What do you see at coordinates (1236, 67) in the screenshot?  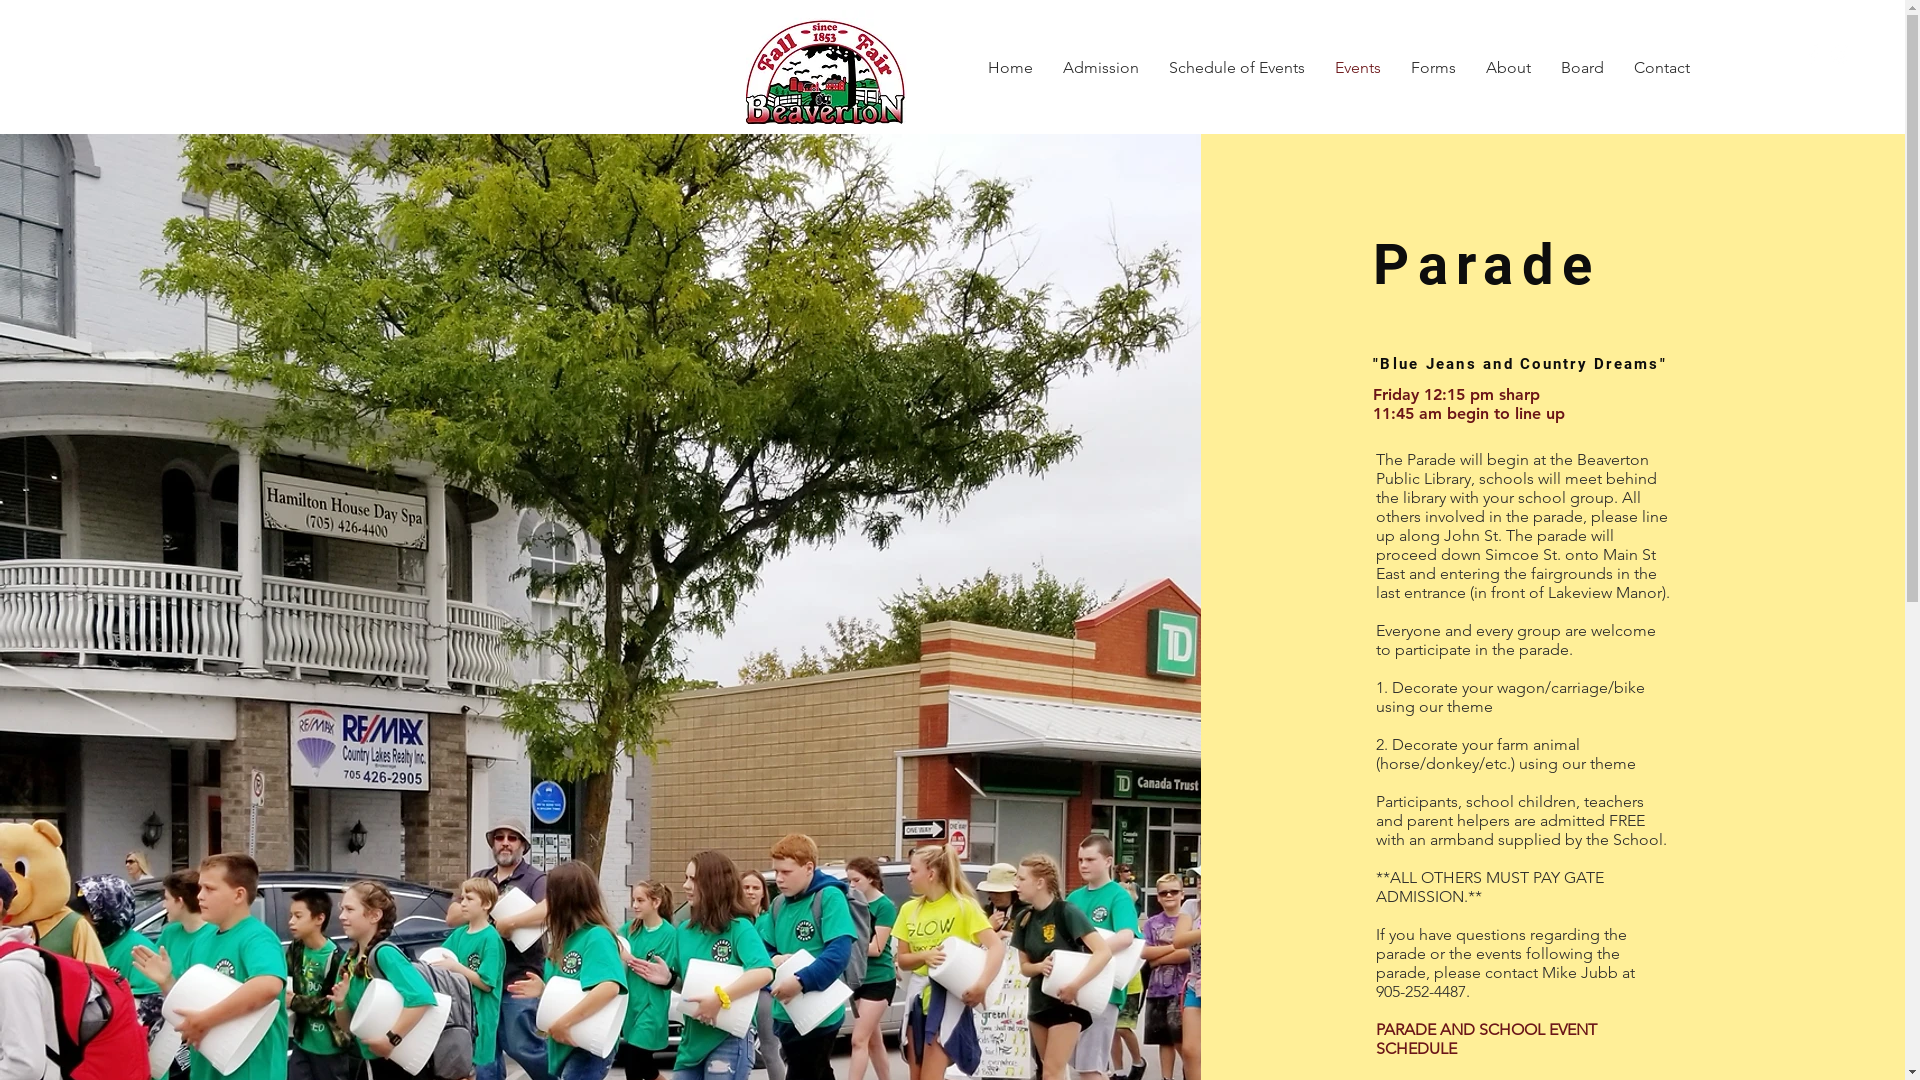 I see `'Schedule of Events'` at bounding box center [1236, 67].